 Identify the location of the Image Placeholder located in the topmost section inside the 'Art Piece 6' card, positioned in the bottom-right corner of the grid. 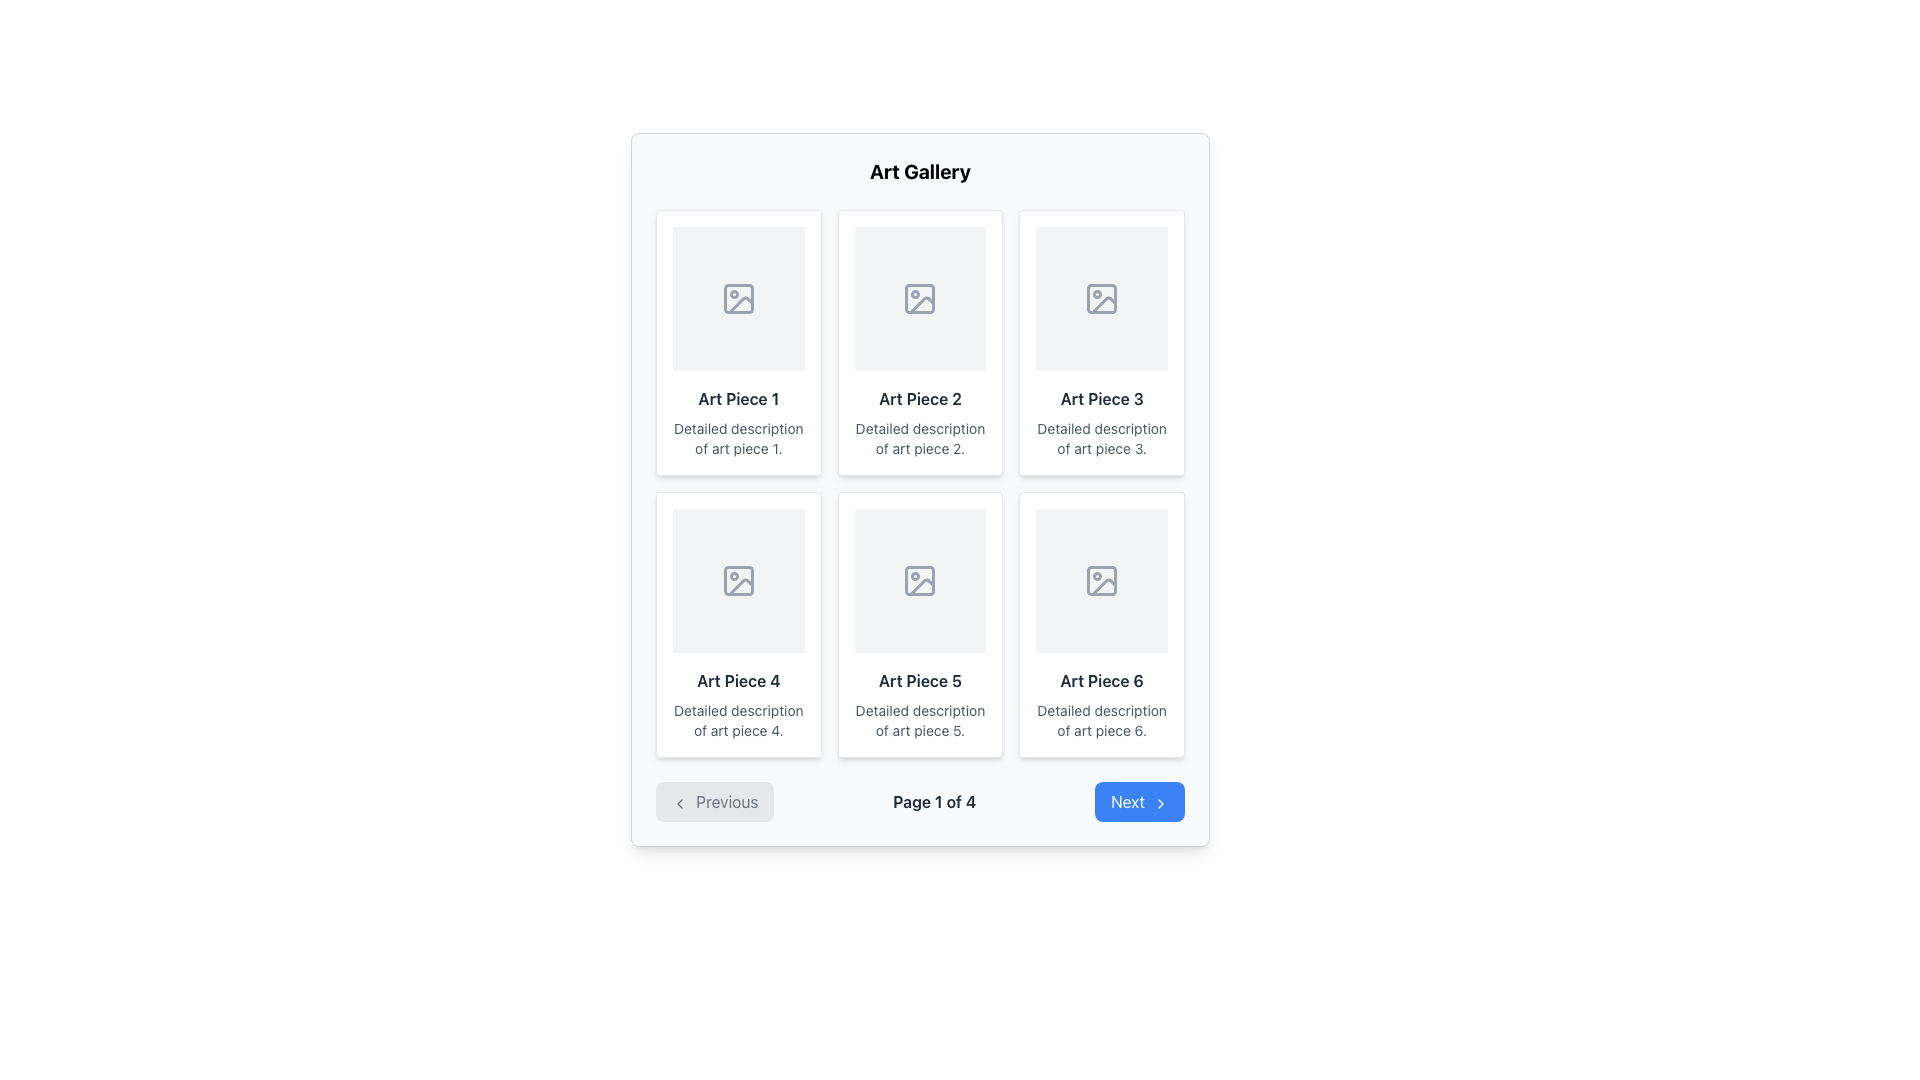
(1101, 581).